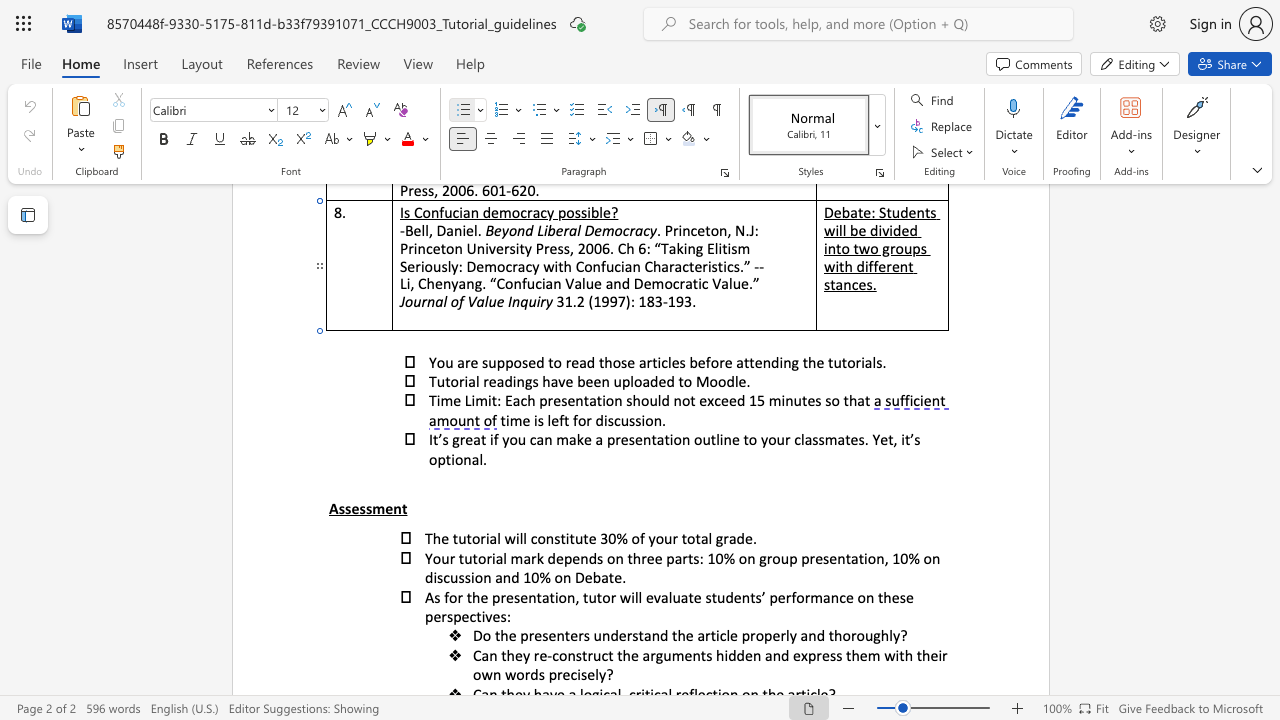  Describe the element at coordinates (341, 507) in the screenshot. I see `the 1th character "s" in the text` at that location.